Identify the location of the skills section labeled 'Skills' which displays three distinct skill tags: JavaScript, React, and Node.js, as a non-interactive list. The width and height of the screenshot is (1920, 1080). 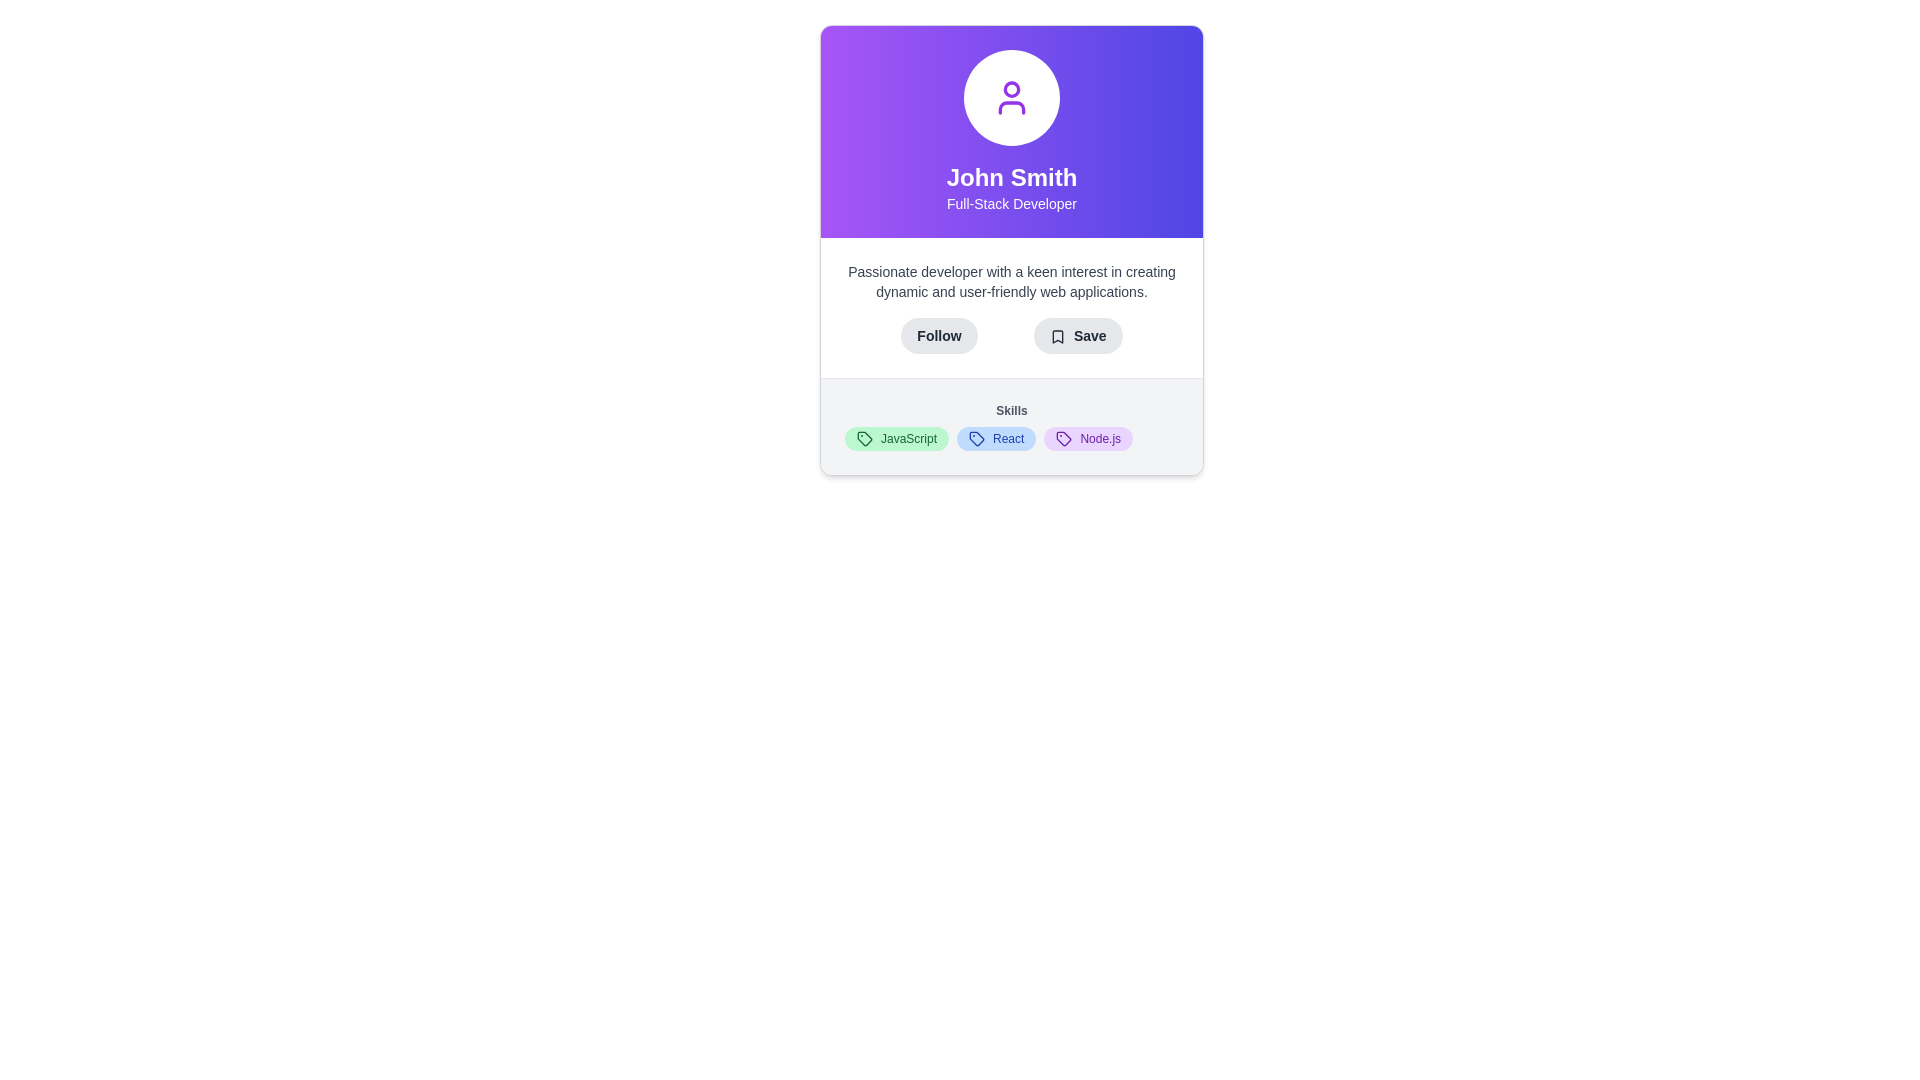
(1012, 425).